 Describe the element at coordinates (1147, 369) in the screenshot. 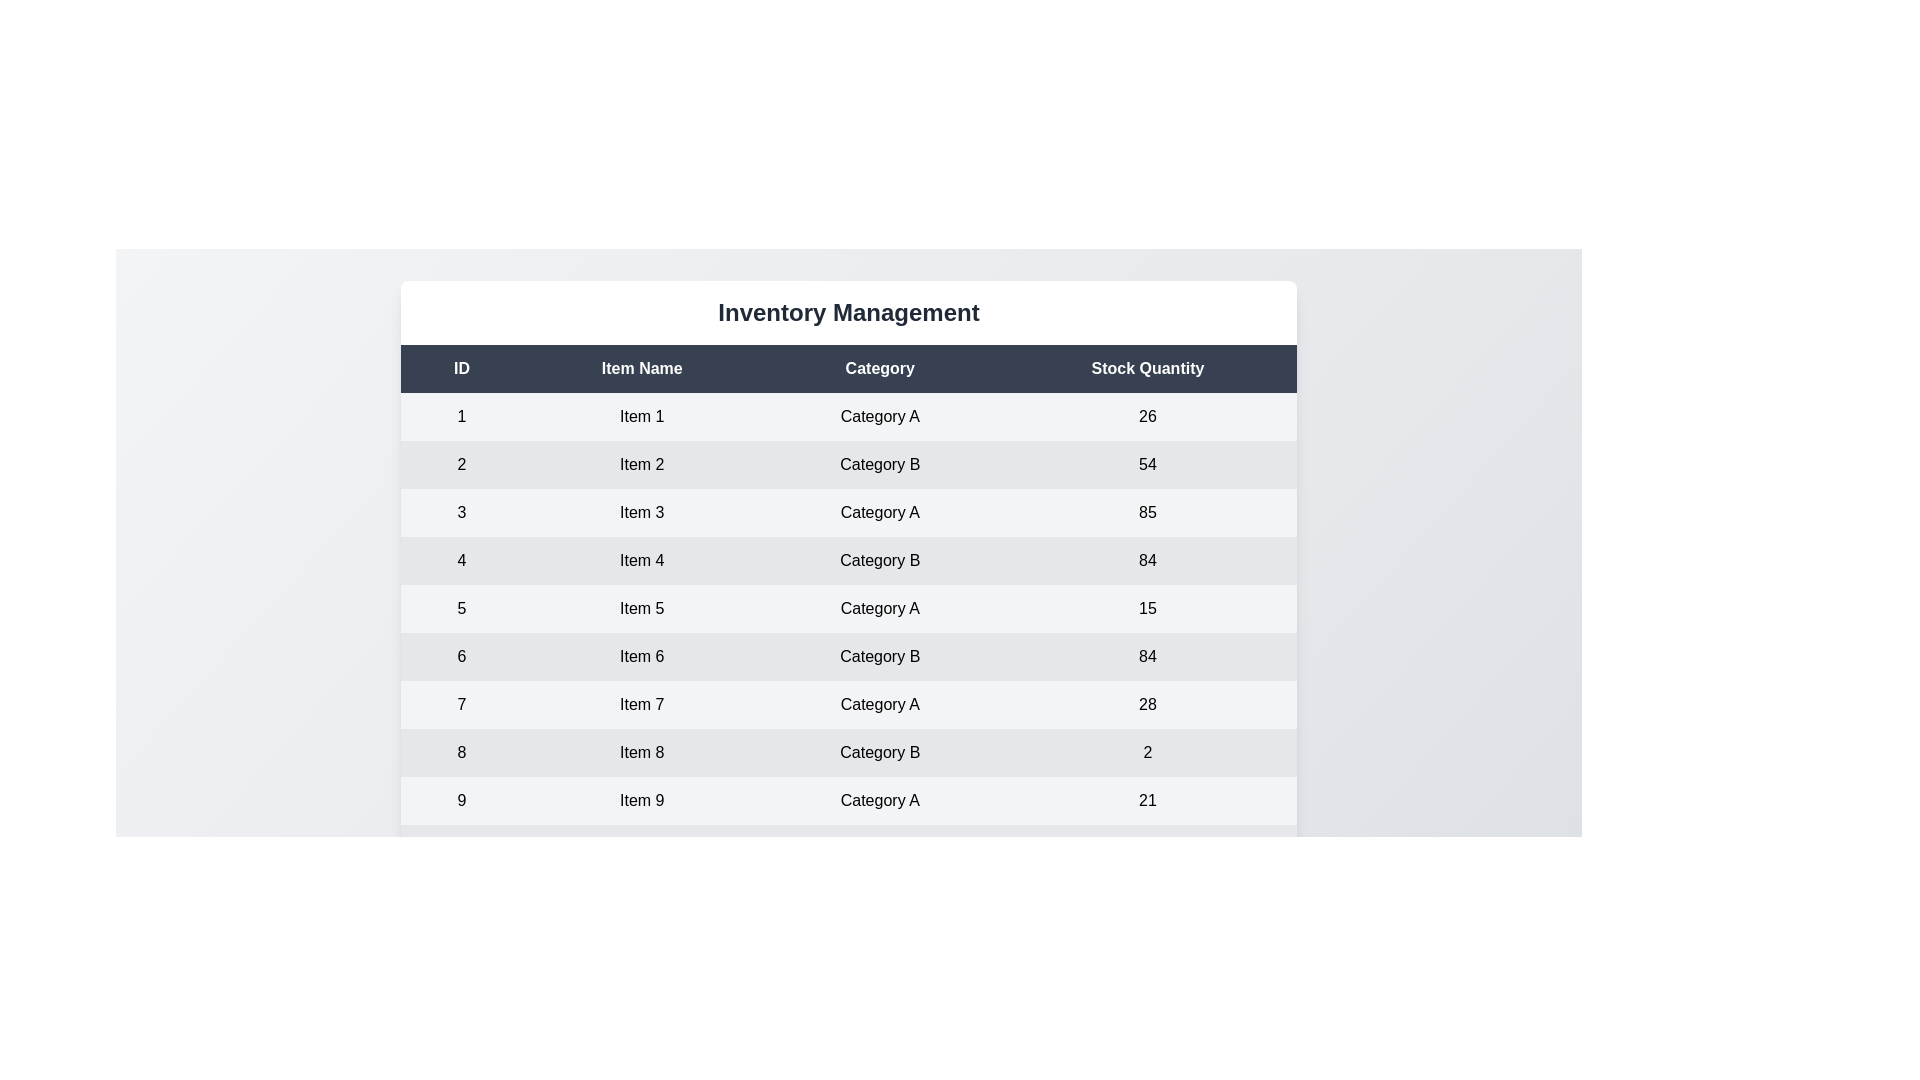

I see `the header Stock Quantity in the table` at that location.